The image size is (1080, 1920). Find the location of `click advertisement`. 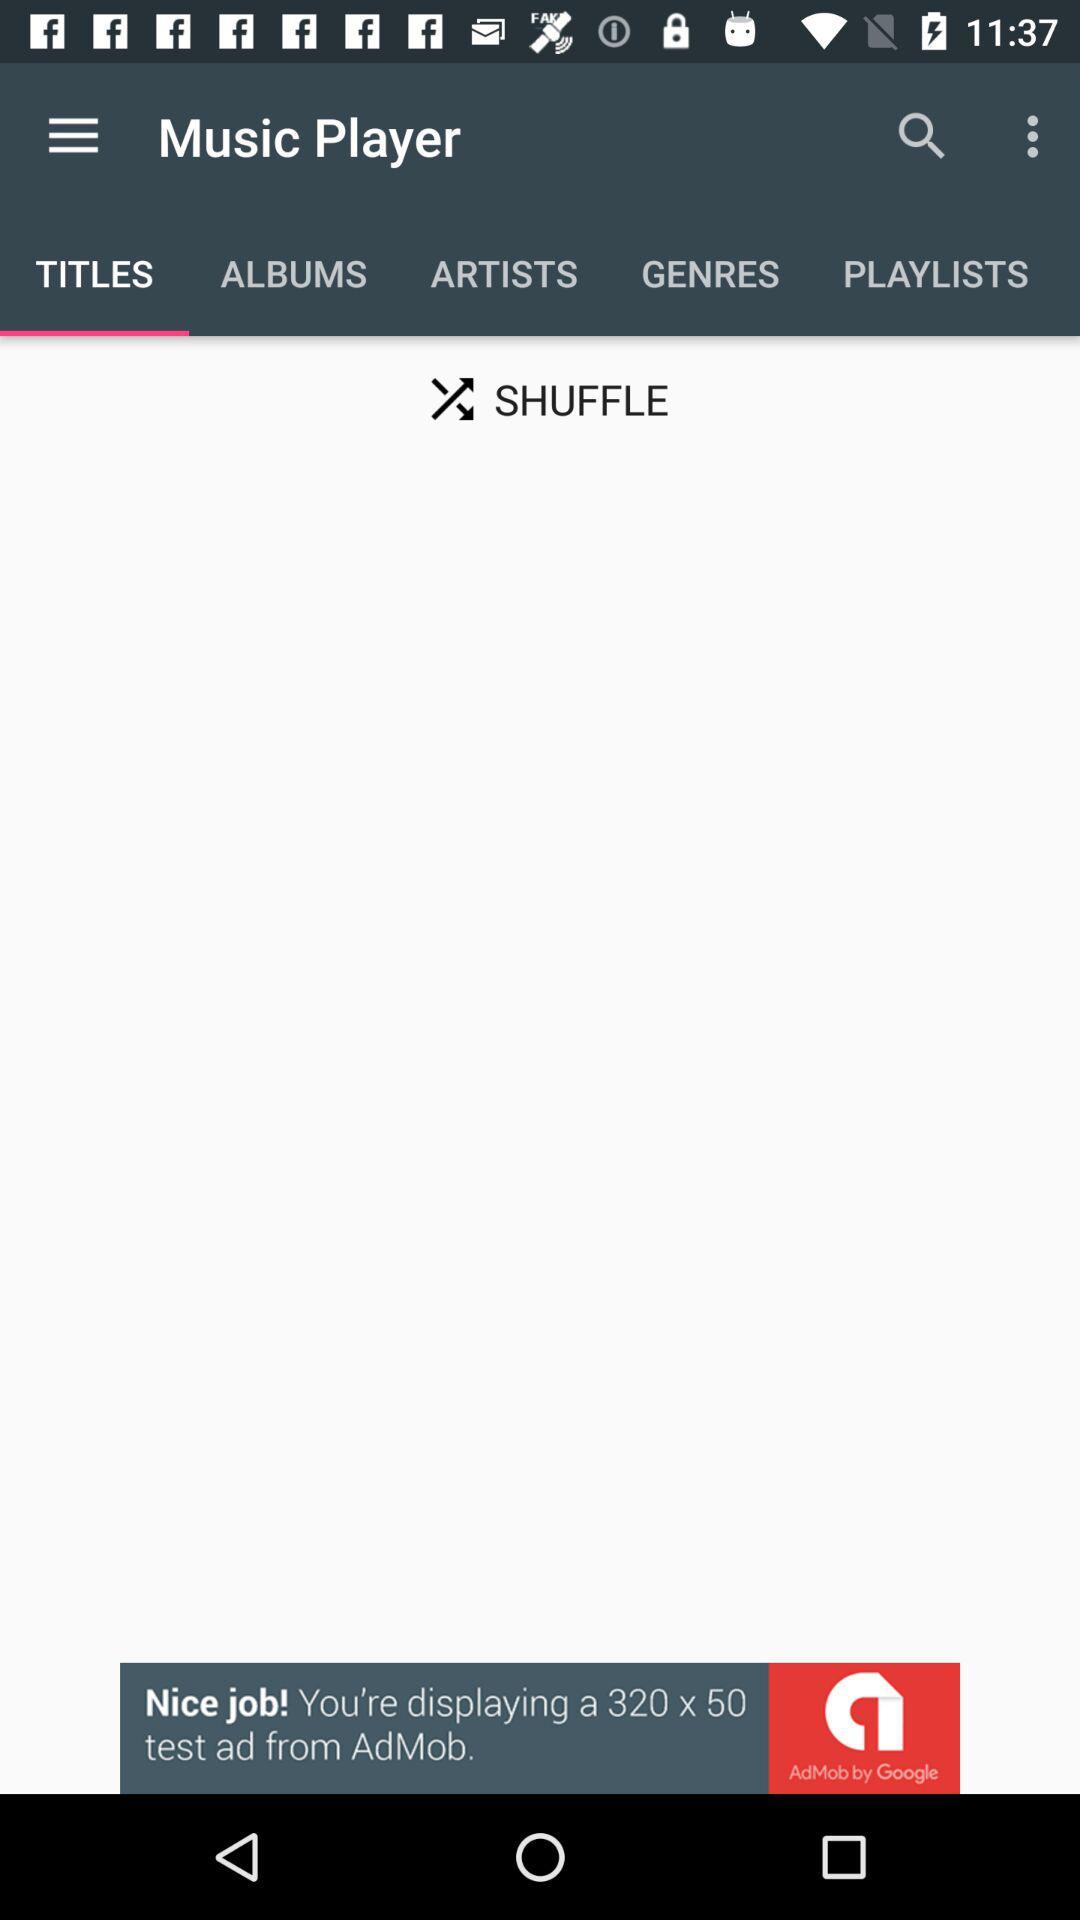

click advertisement is located at coordinates (540, 1727).